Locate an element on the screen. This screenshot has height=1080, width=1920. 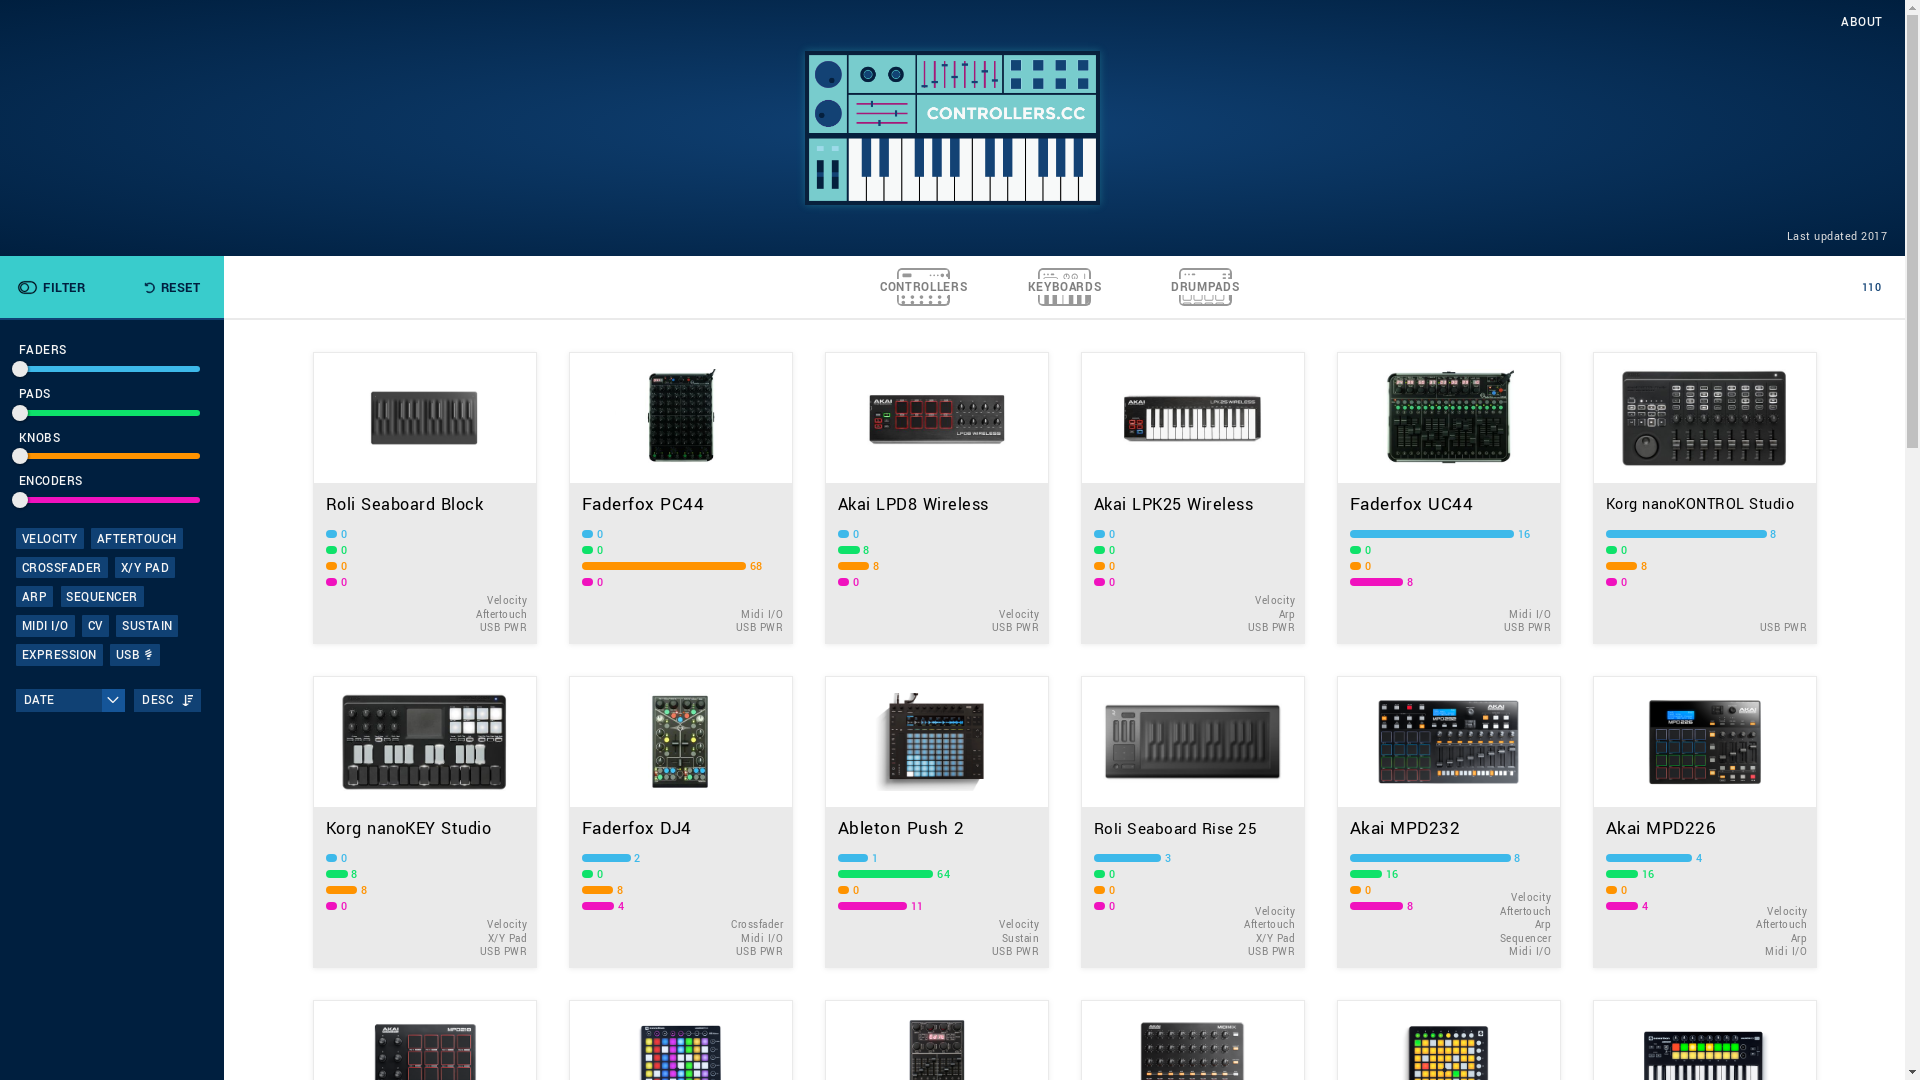
'Faderfox PC44 is located at coordinates (680, 496).